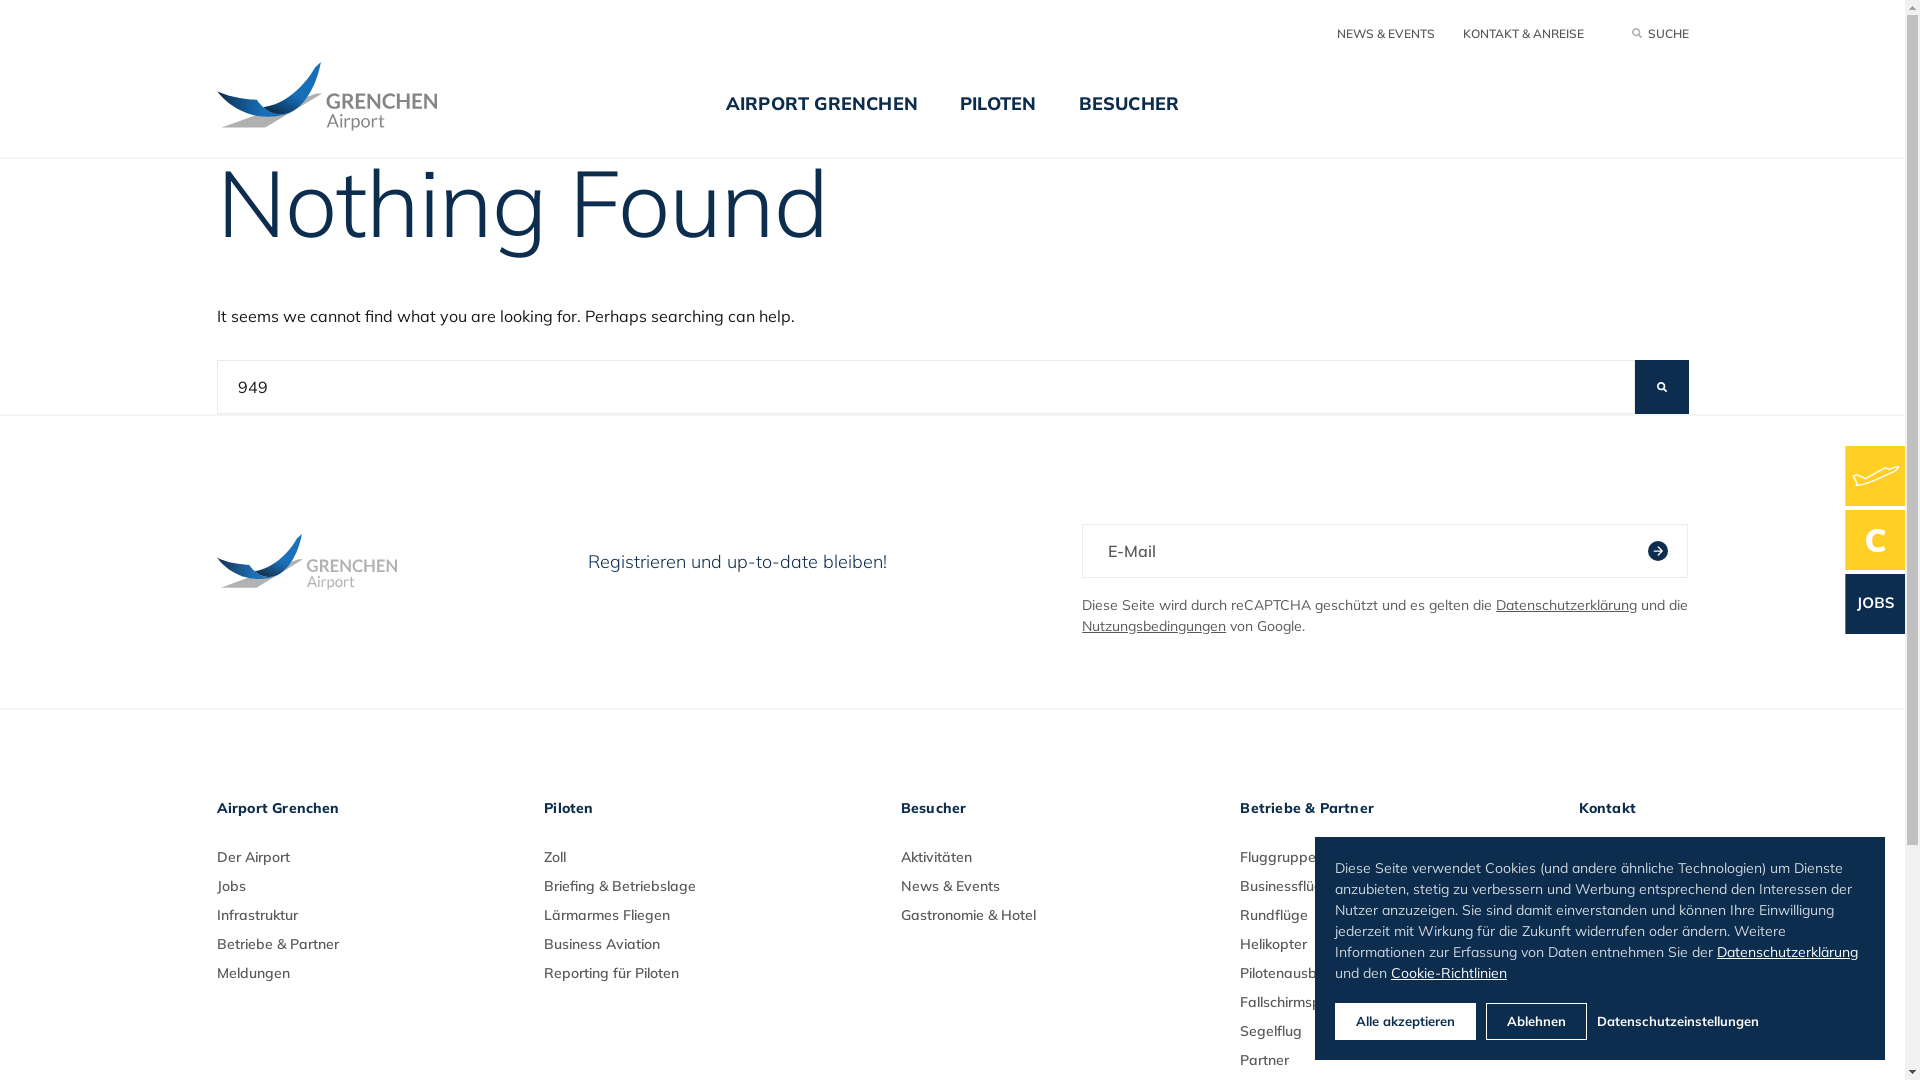  What do you see at coordinates (1238, 971) in the screenshot?
I see `'Pilotenausbildung'` at bounding box center [1238, 971].